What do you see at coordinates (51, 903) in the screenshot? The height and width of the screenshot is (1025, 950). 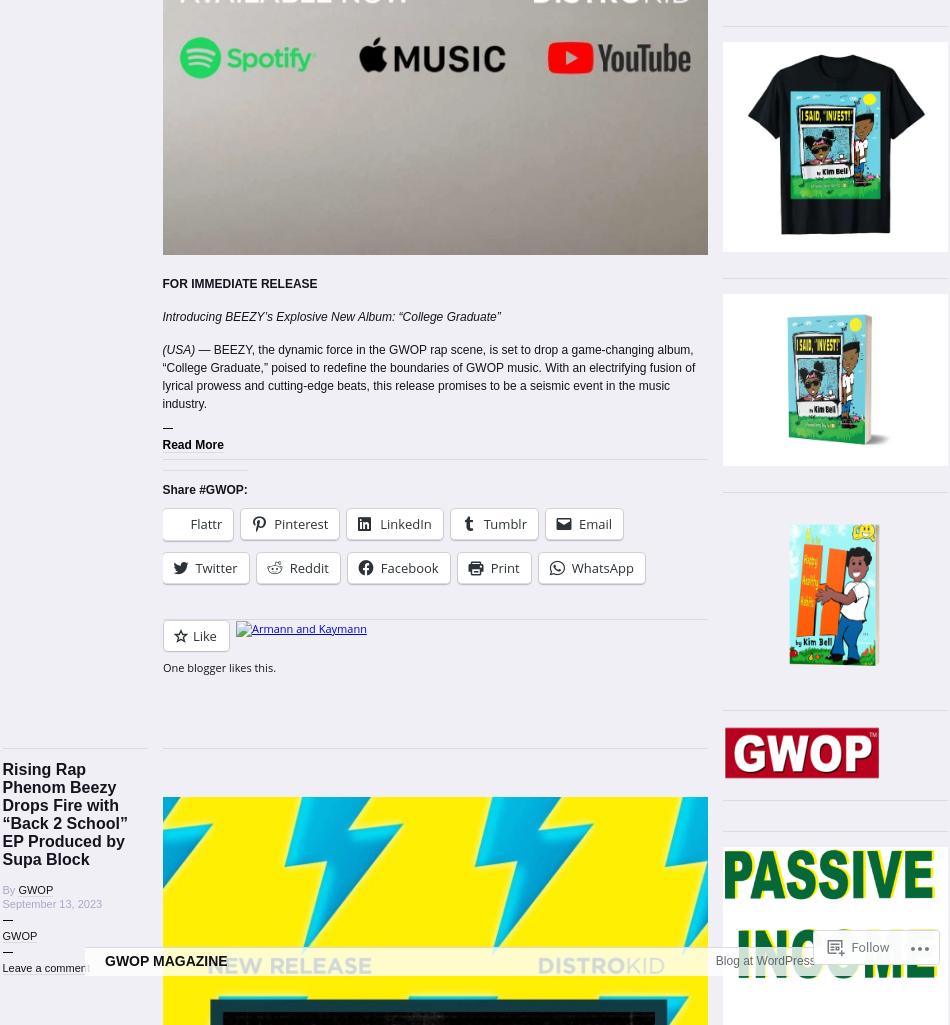 I see `'September 13, 2023'` at bounding box center [51, 903].